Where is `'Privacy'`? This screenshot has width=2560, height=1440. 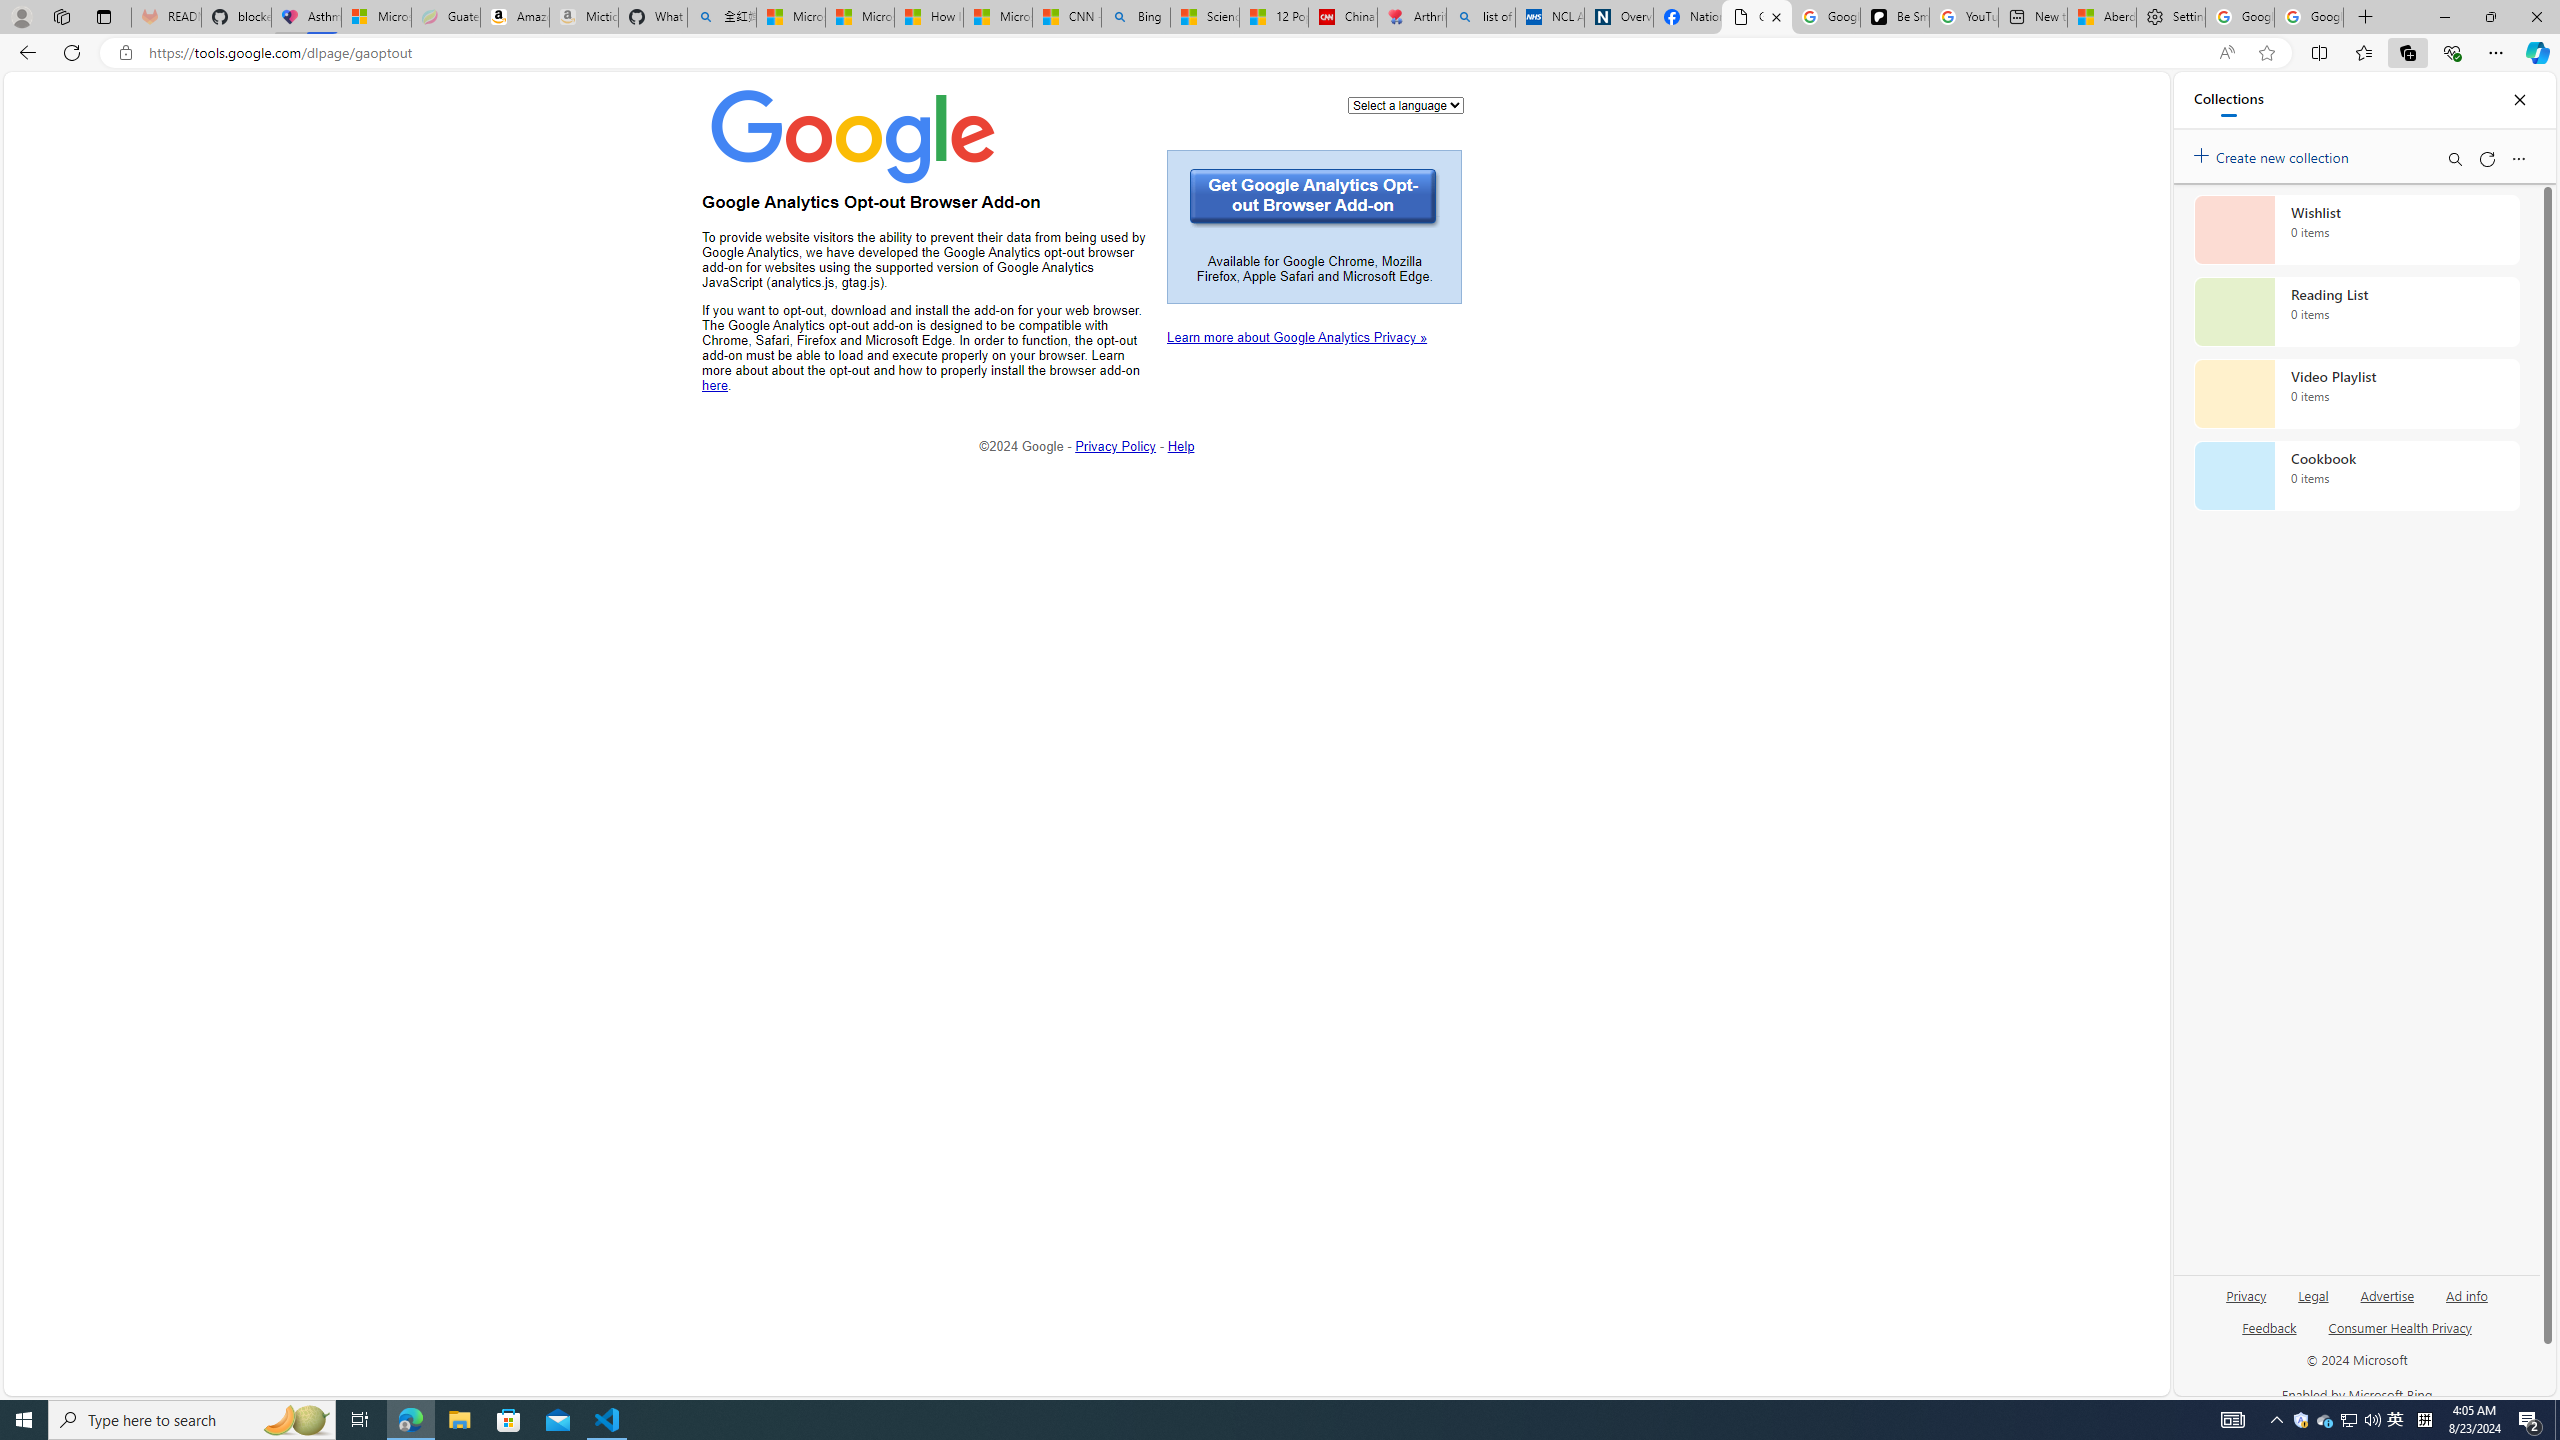
'Privacy' is located at coordinates (2246, 1302).